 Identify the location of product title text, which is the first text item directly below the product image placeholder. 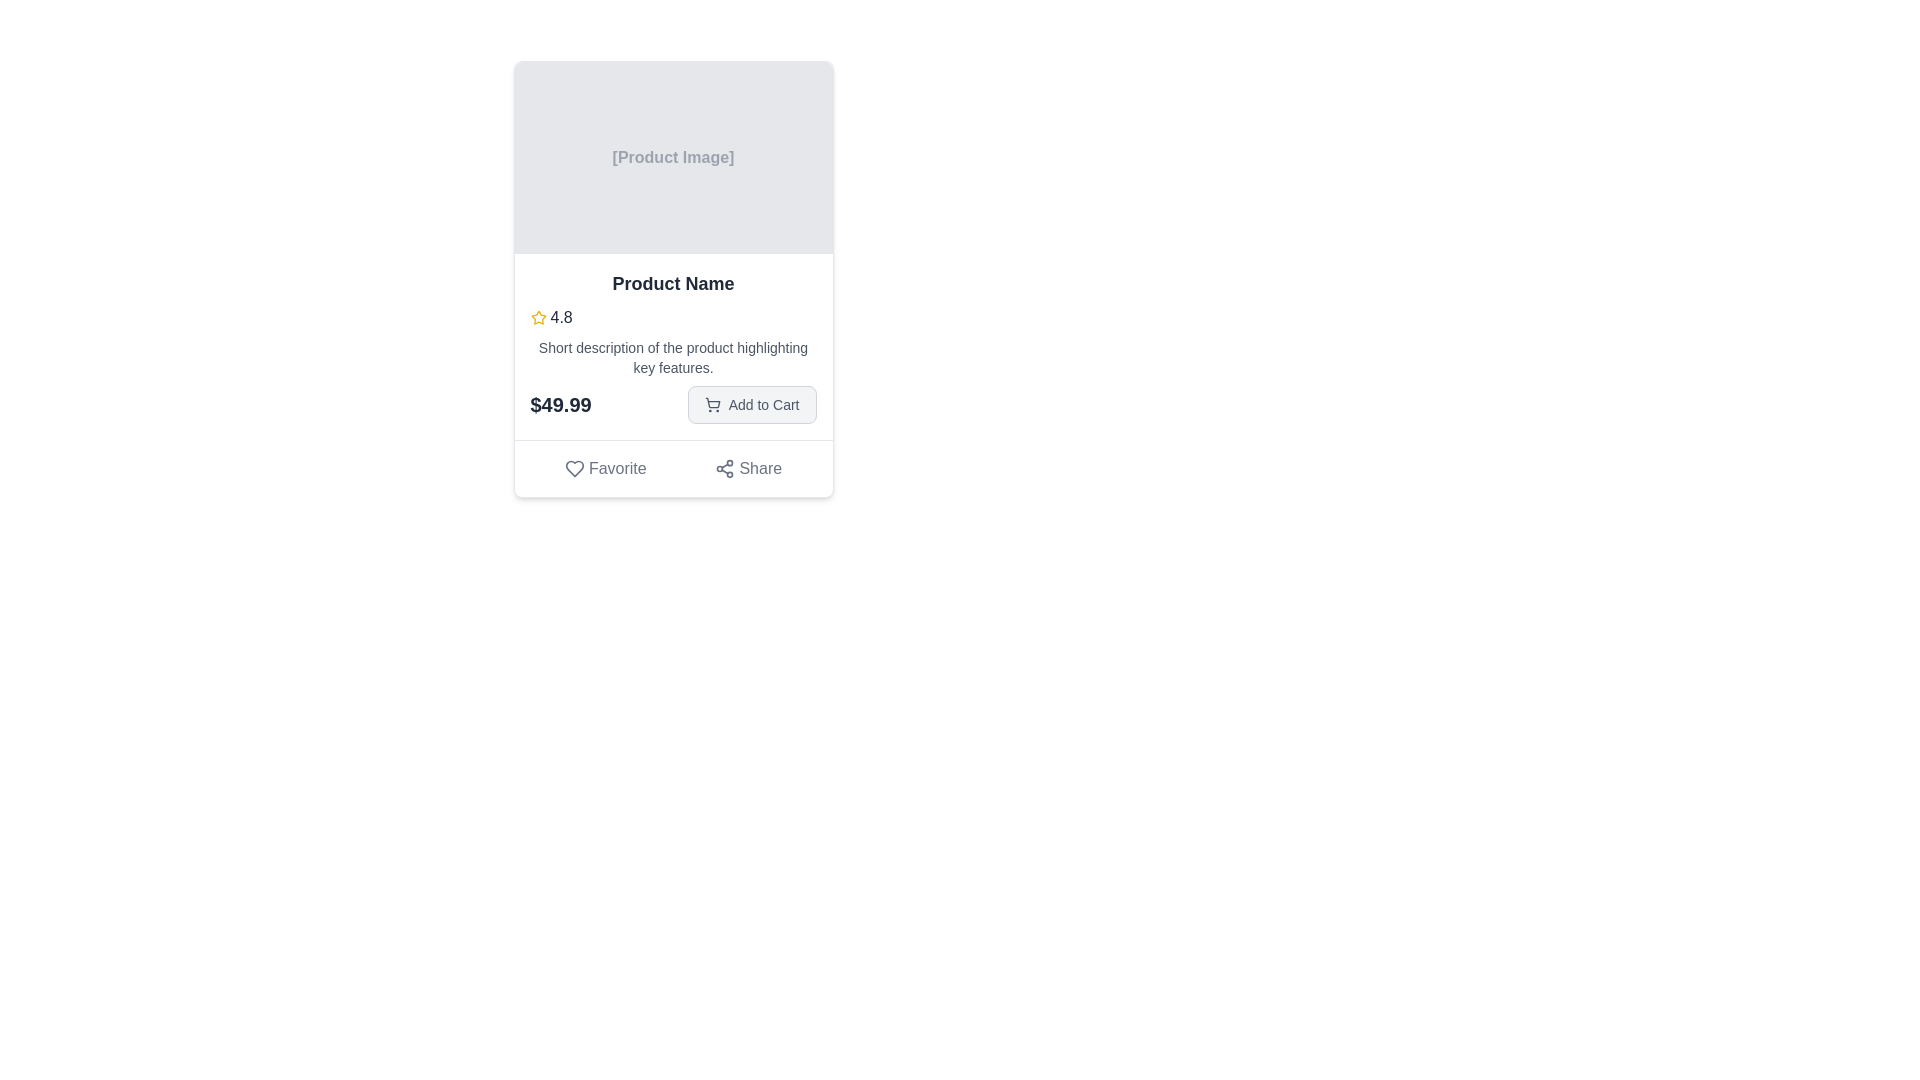
(673, 284).